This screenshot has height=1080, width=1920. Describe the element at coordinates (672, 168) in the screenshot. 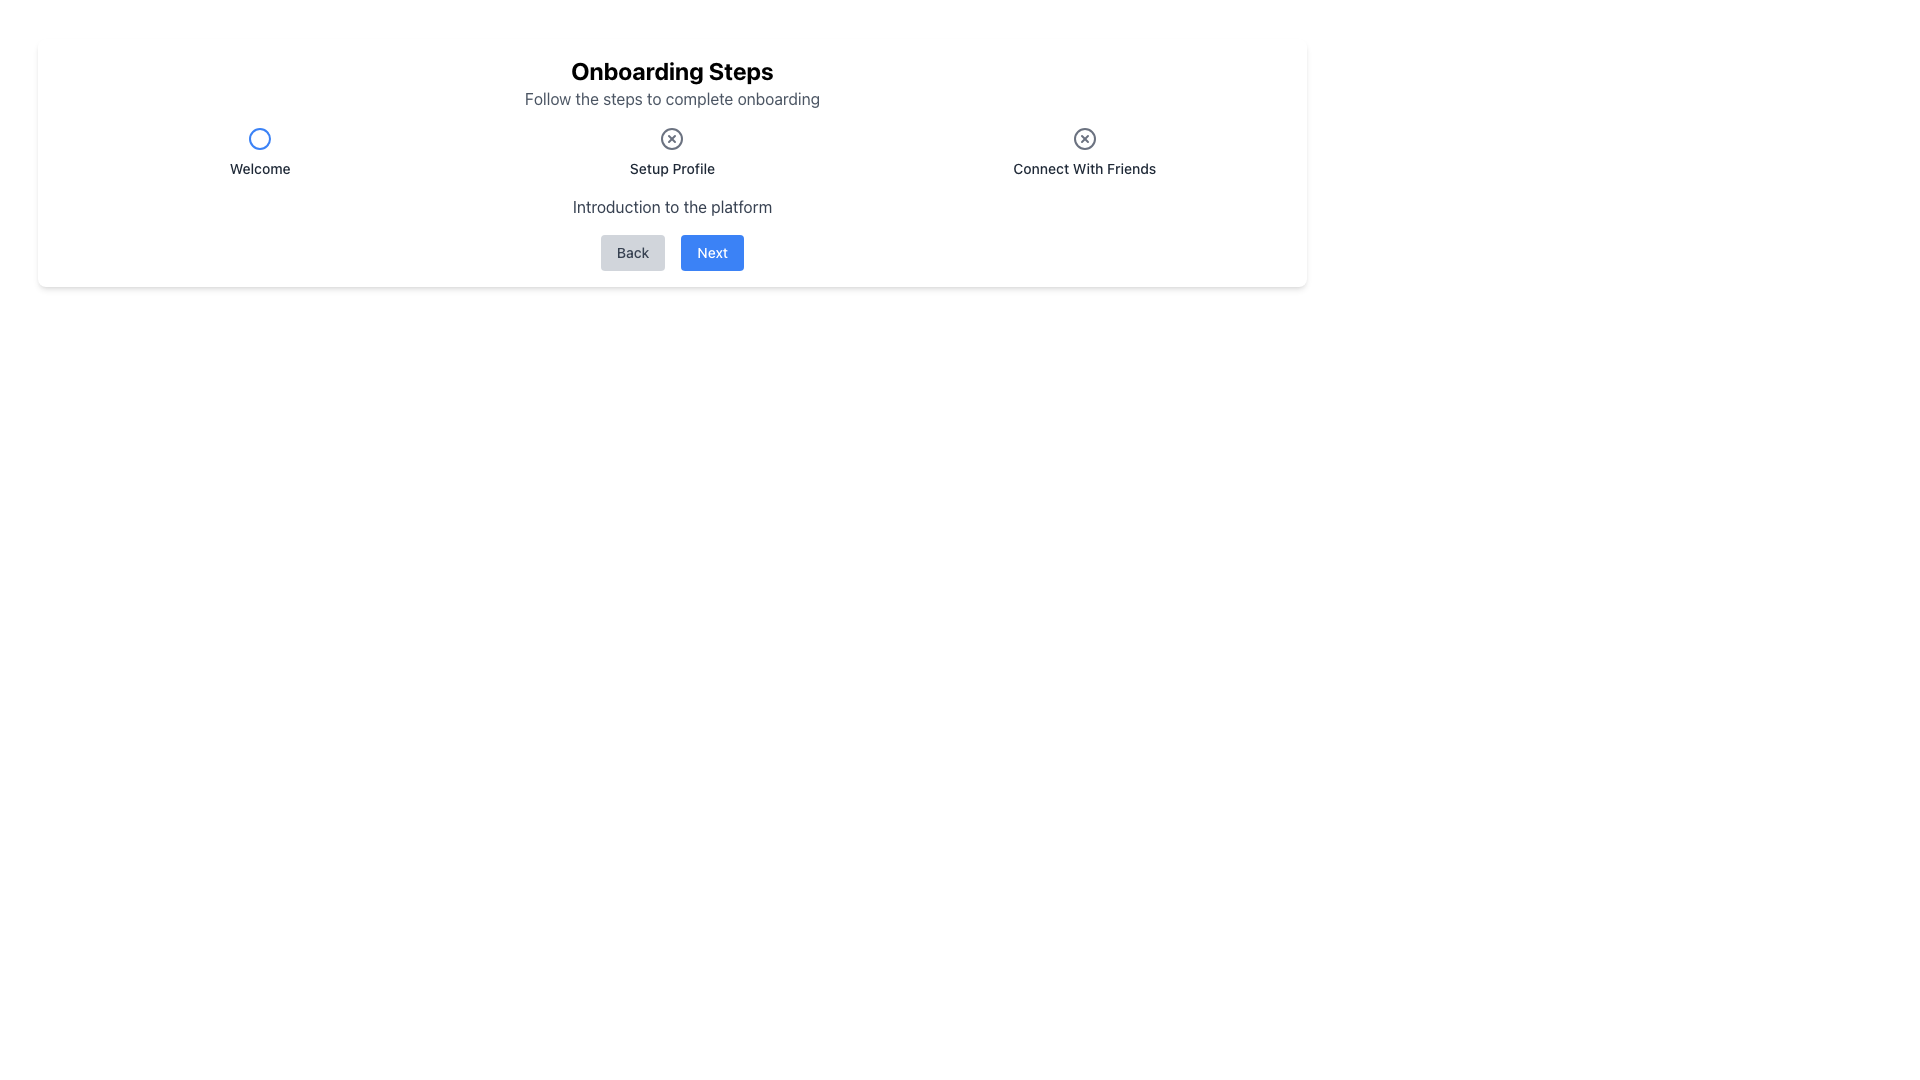

I see `the text label reading 'Setup Profile', which is styled with a medium font weight and grayish color, situated below an icon in the onboarding interface` at that location.